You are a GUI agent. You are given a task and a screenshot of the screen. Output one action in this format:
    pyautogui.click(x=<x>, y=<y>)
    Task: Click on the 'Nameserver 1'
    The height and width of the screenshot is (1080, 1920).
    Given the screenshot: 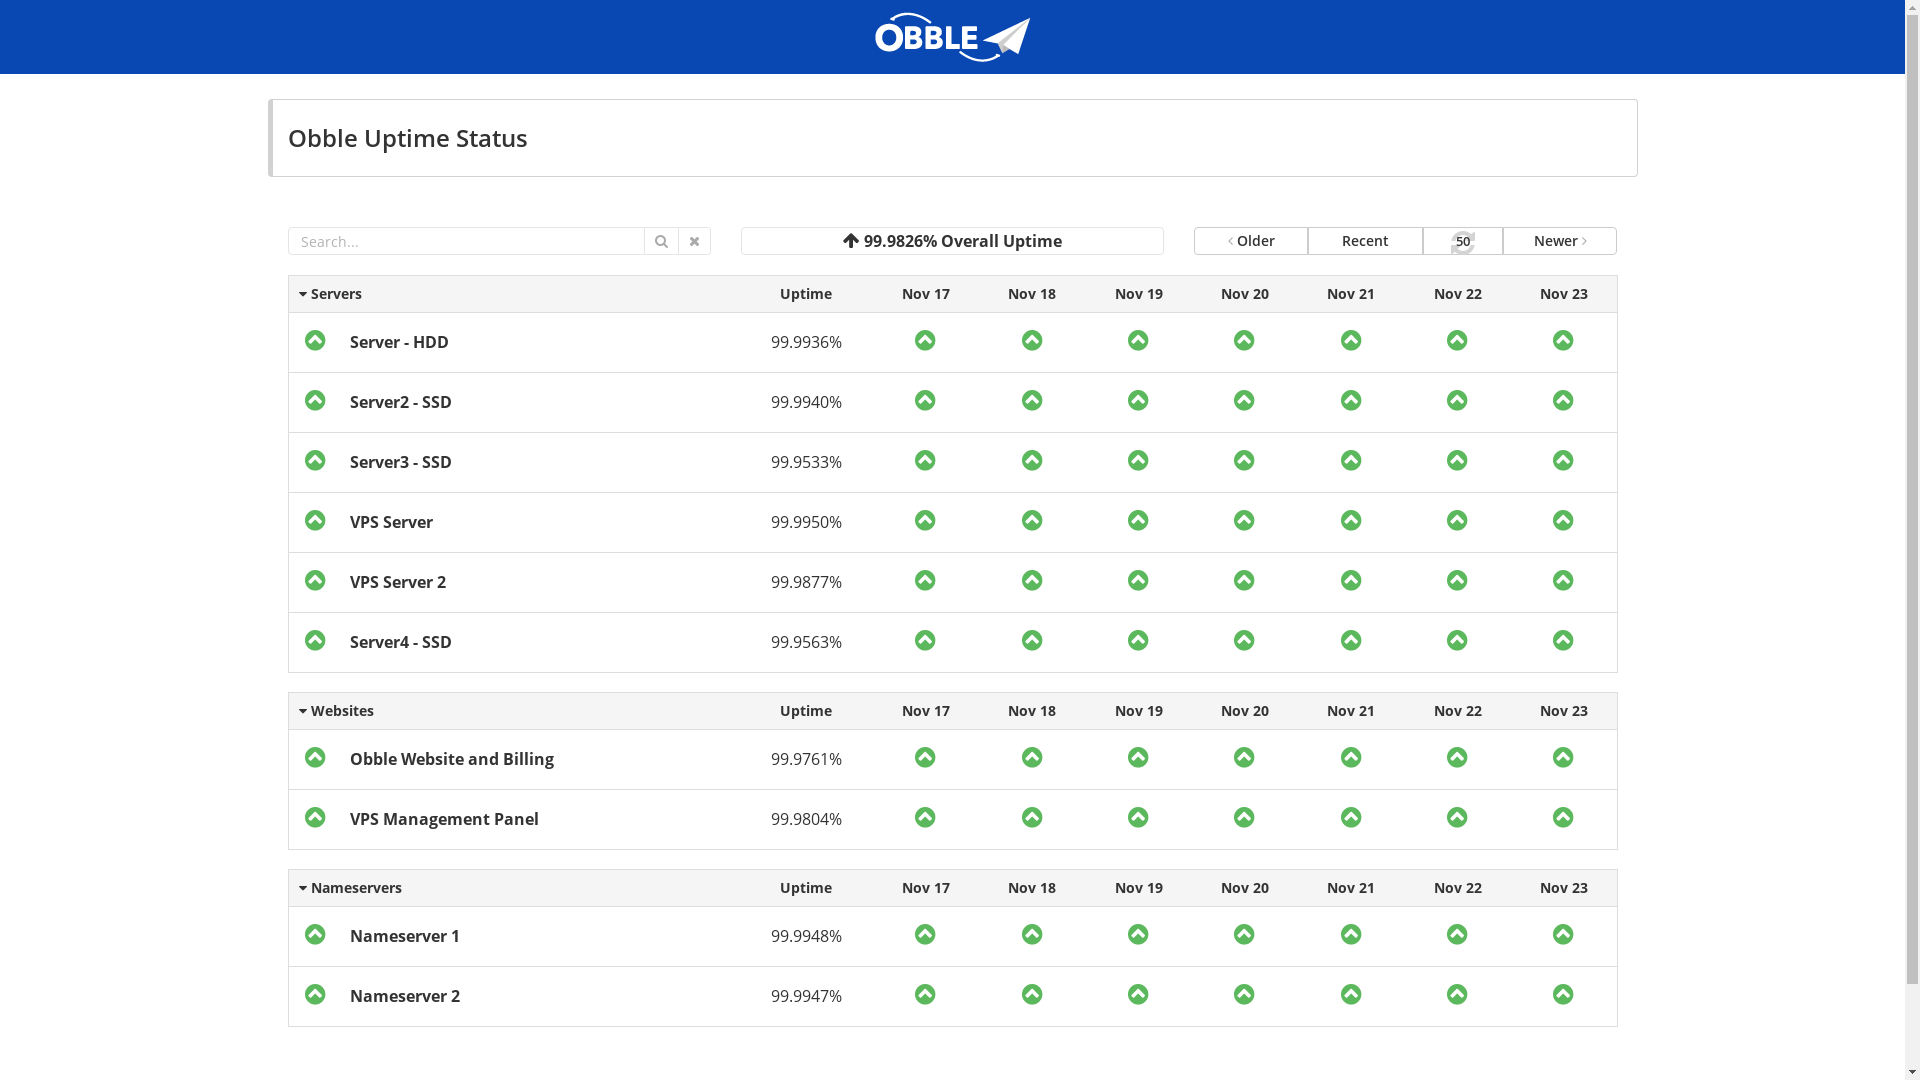 What is the action you would take?
    pyautogui.click(x=403, y=936)
    